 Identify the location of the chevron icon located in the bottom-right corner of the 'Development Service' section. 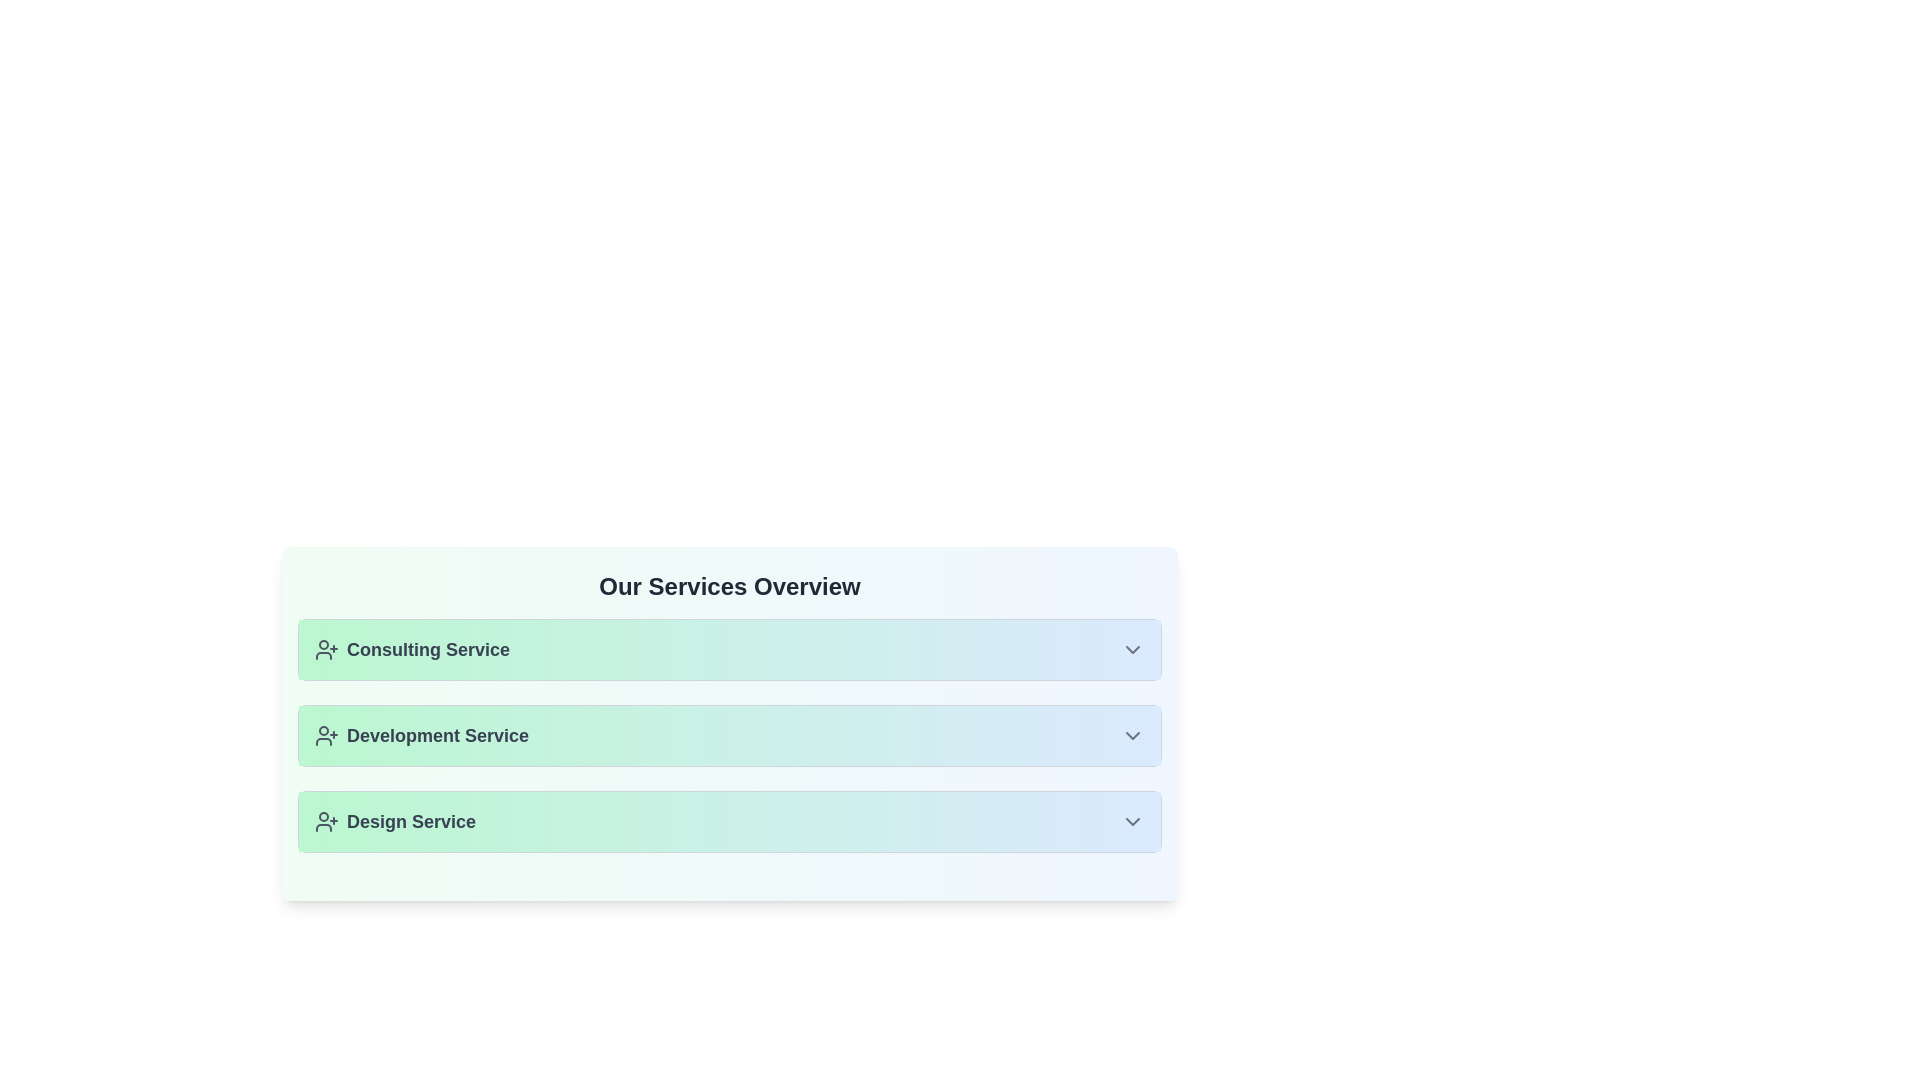
(1132, 736).